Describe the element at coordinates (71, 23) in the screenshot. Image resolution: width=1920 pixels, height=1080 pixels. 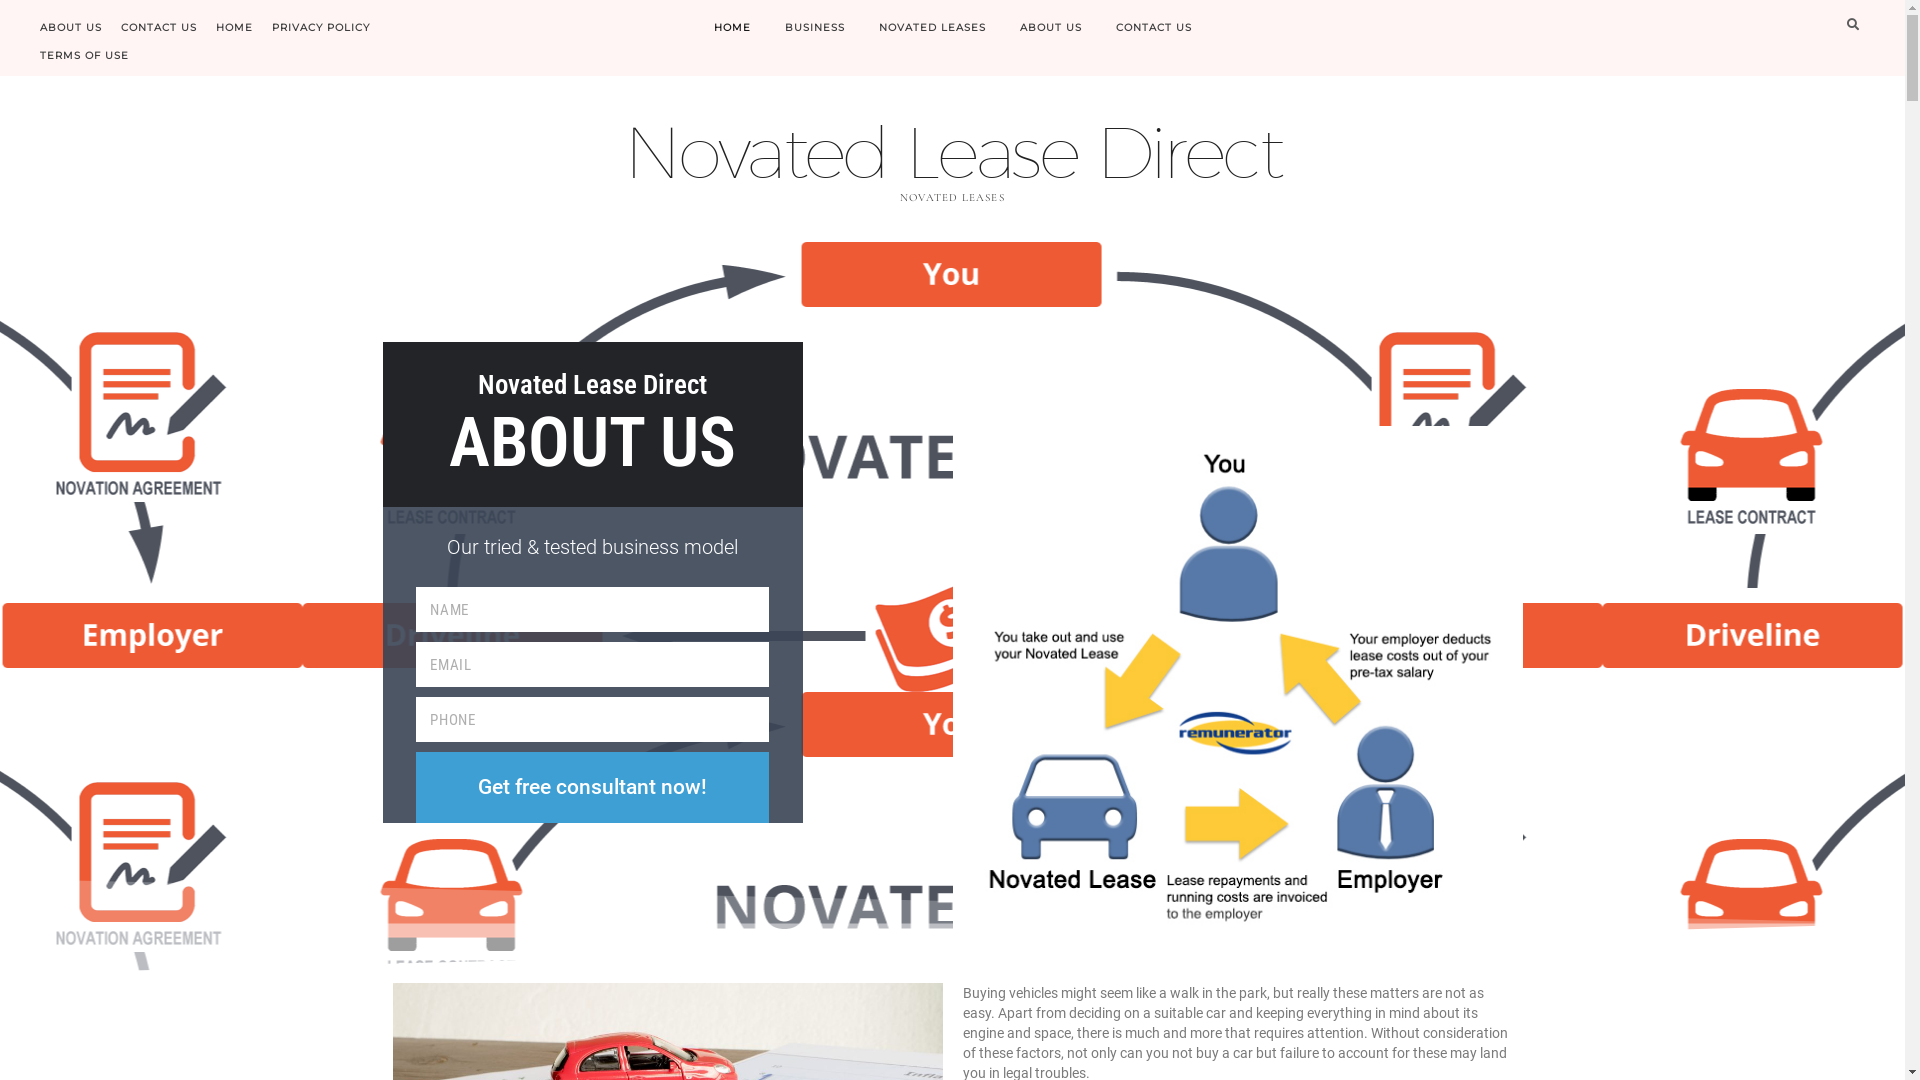
I see `'ABOUT US'` at that location.